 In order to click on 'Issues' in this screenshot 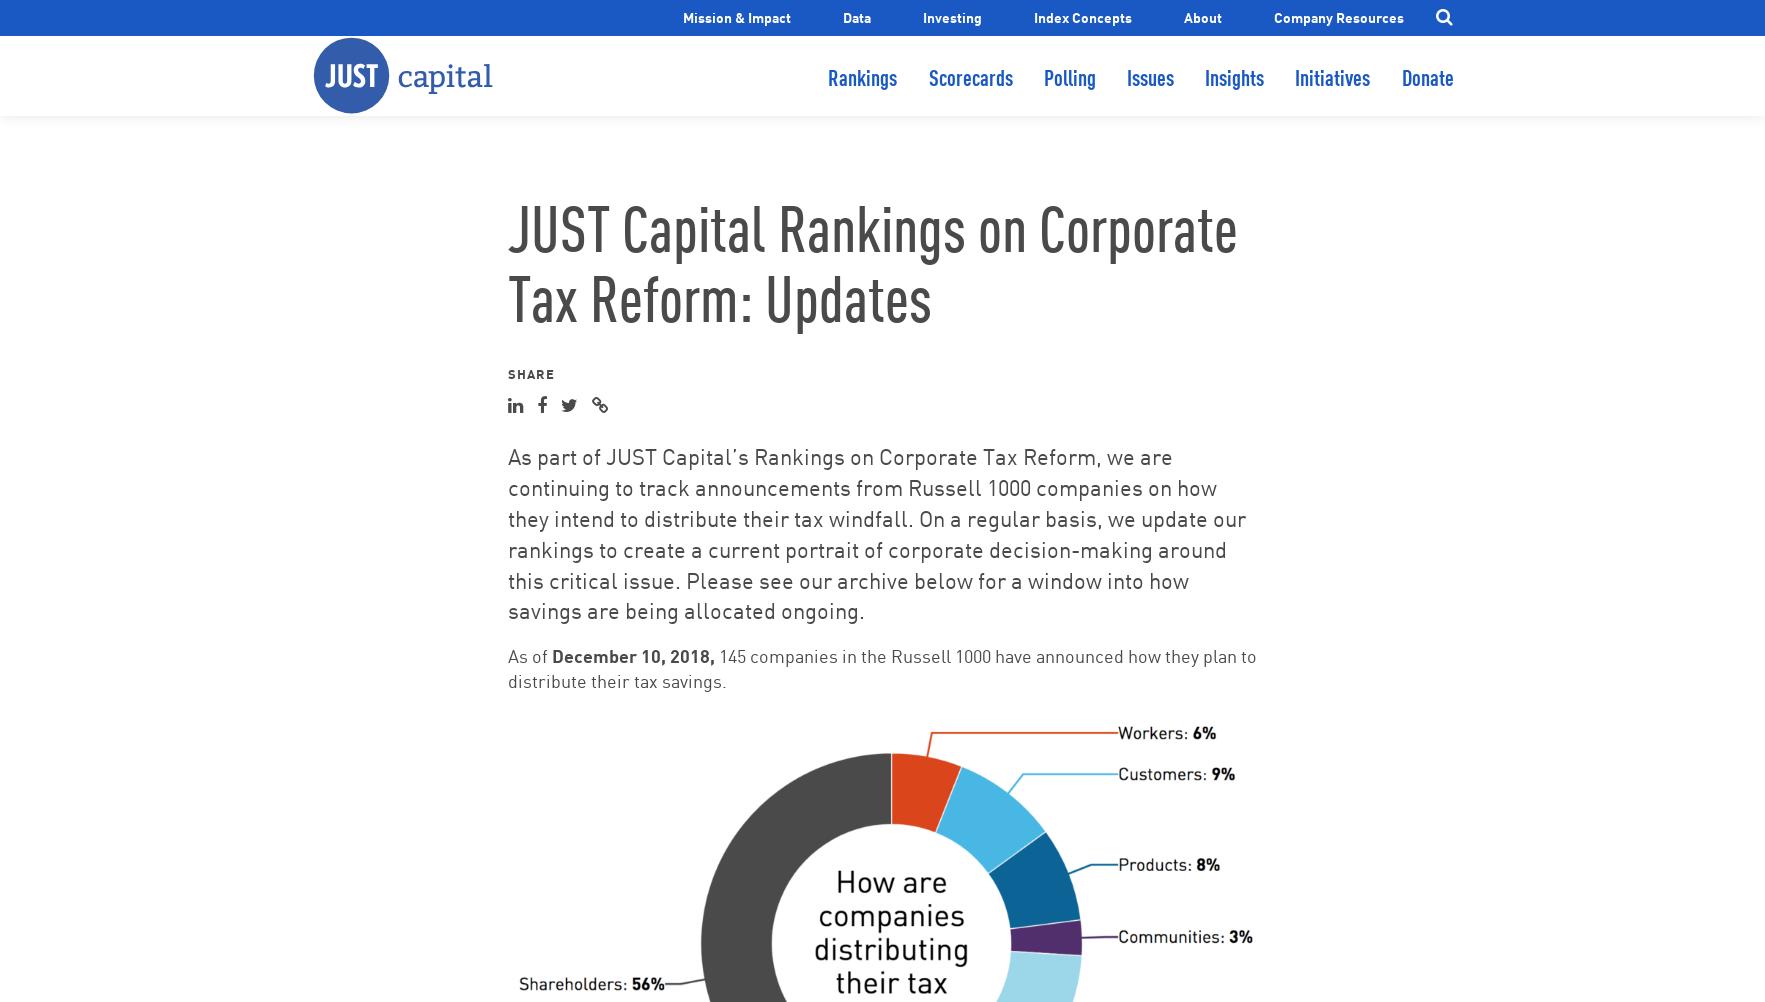, I will do `click(1149, 94)`.